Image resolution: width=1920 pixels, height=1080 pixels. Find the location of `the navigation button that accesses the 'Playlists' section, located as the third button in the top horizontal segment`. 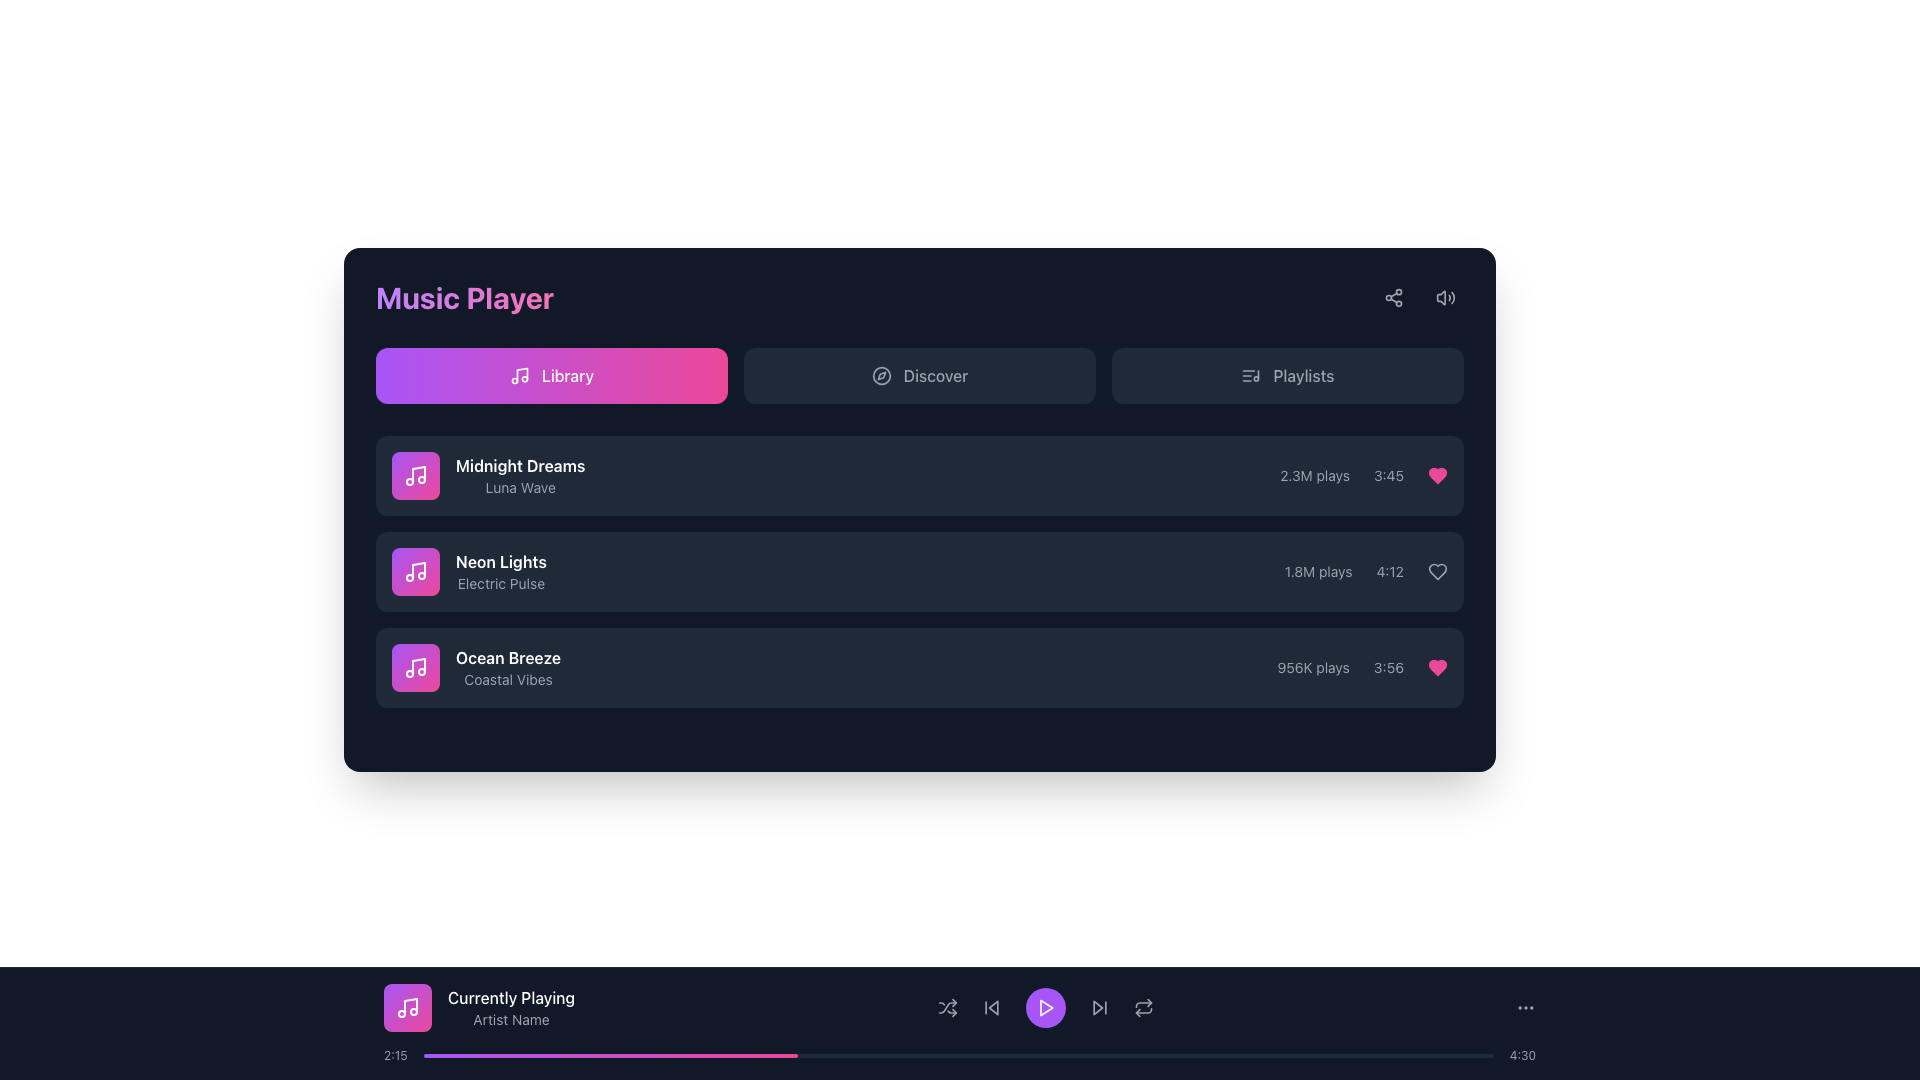

the navigation button that accesses the 'Playlists' section, located as the third button in the top horizontal segment is located at coordinates (1287, 375).